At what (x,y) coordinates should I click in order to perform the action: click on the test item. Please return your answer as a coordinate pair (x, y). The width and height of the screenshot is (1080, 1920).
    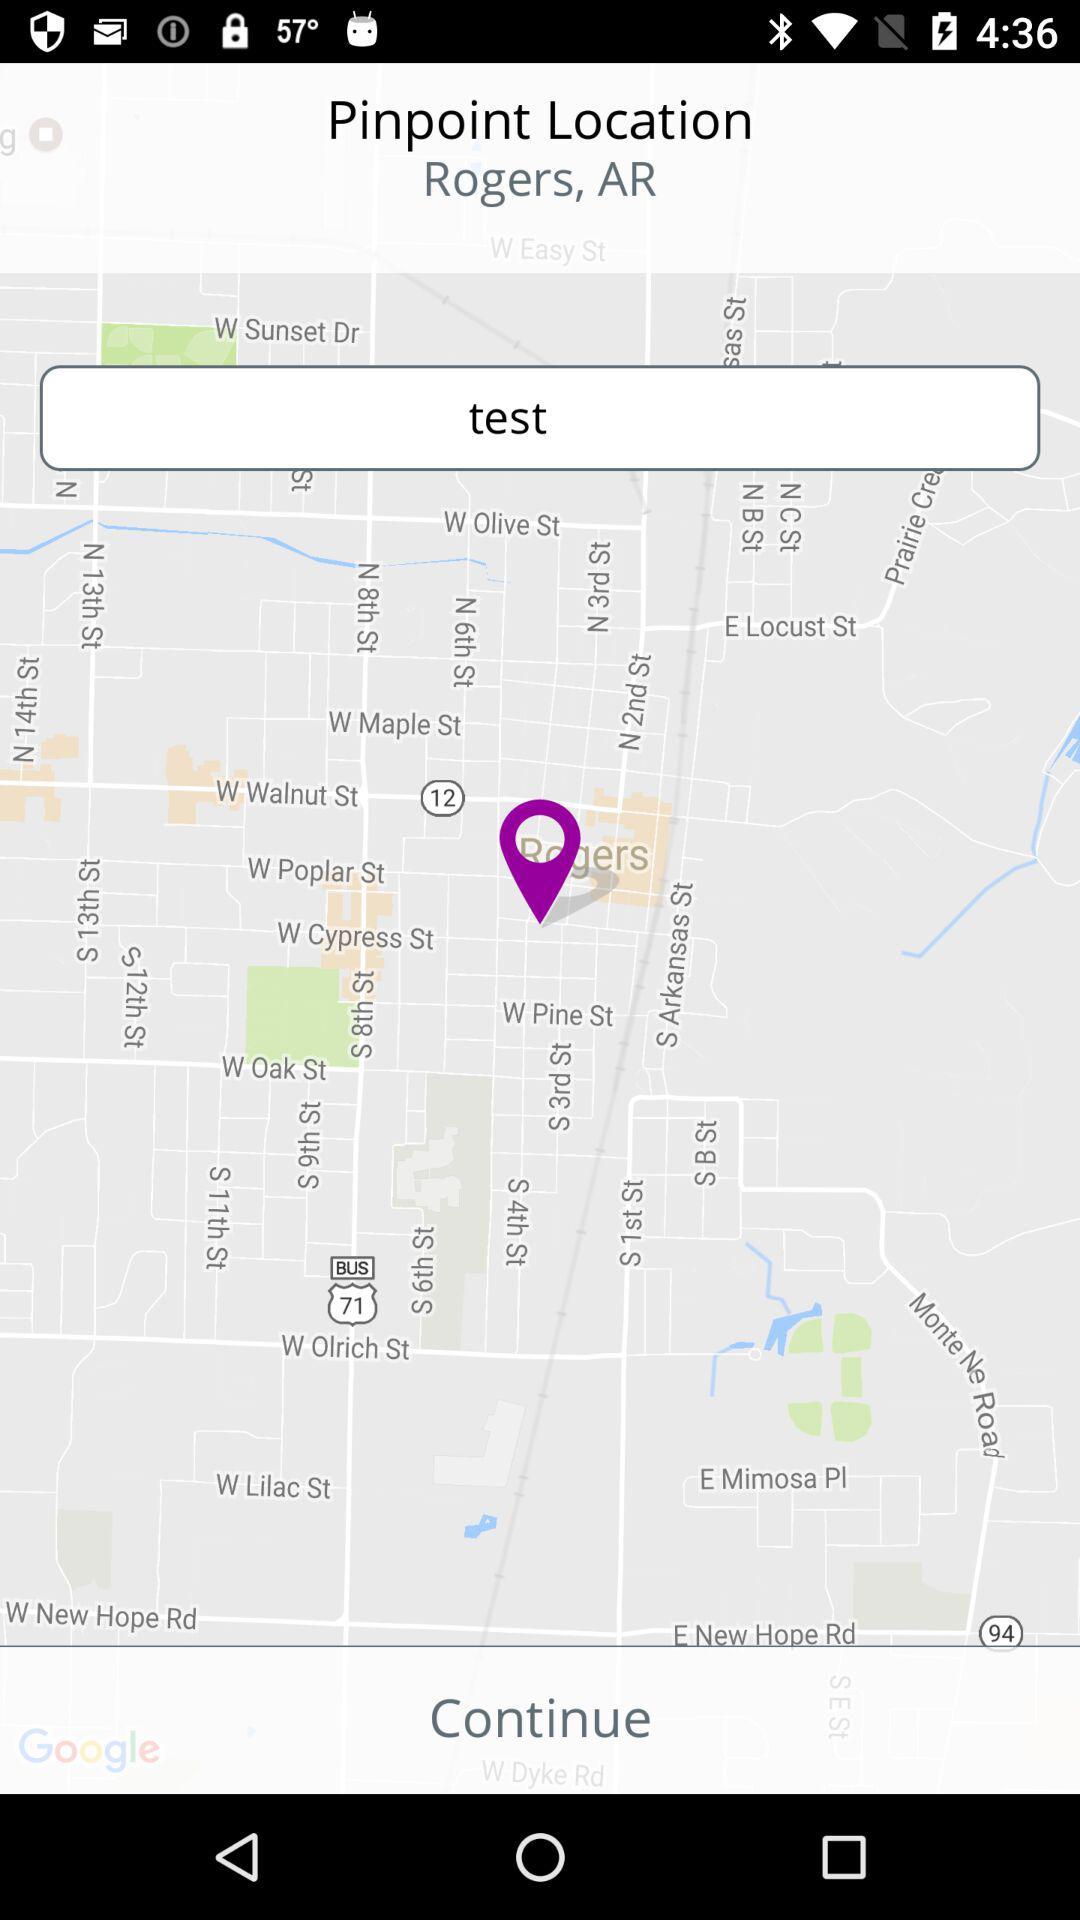
    Looking at the image, I should click on (540, 417).